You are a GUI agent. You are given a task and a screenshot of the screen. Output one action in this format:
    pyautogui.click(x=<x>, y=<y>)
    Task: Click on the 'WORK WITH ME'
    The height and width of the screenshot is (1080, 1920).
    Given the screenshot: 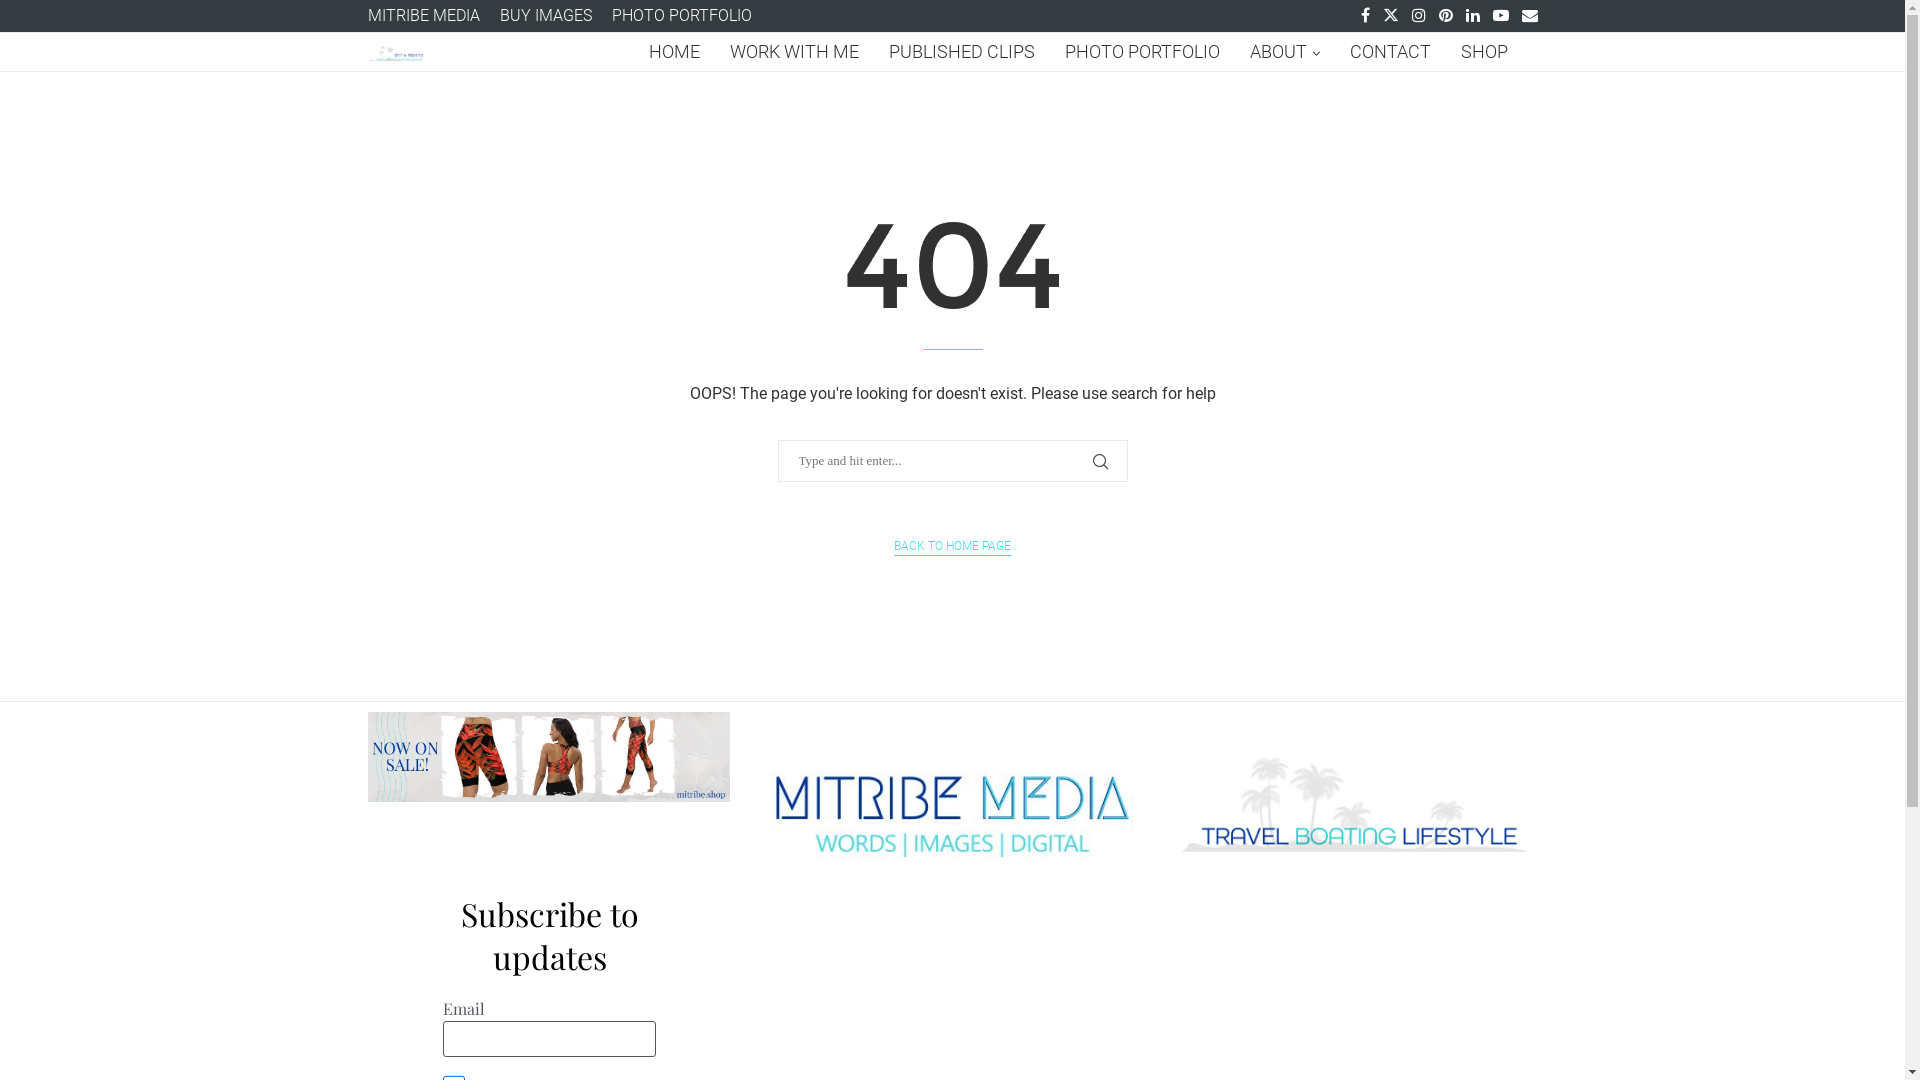 What is the action you would take?
    pyautogui.click(x=728, y=51)
    